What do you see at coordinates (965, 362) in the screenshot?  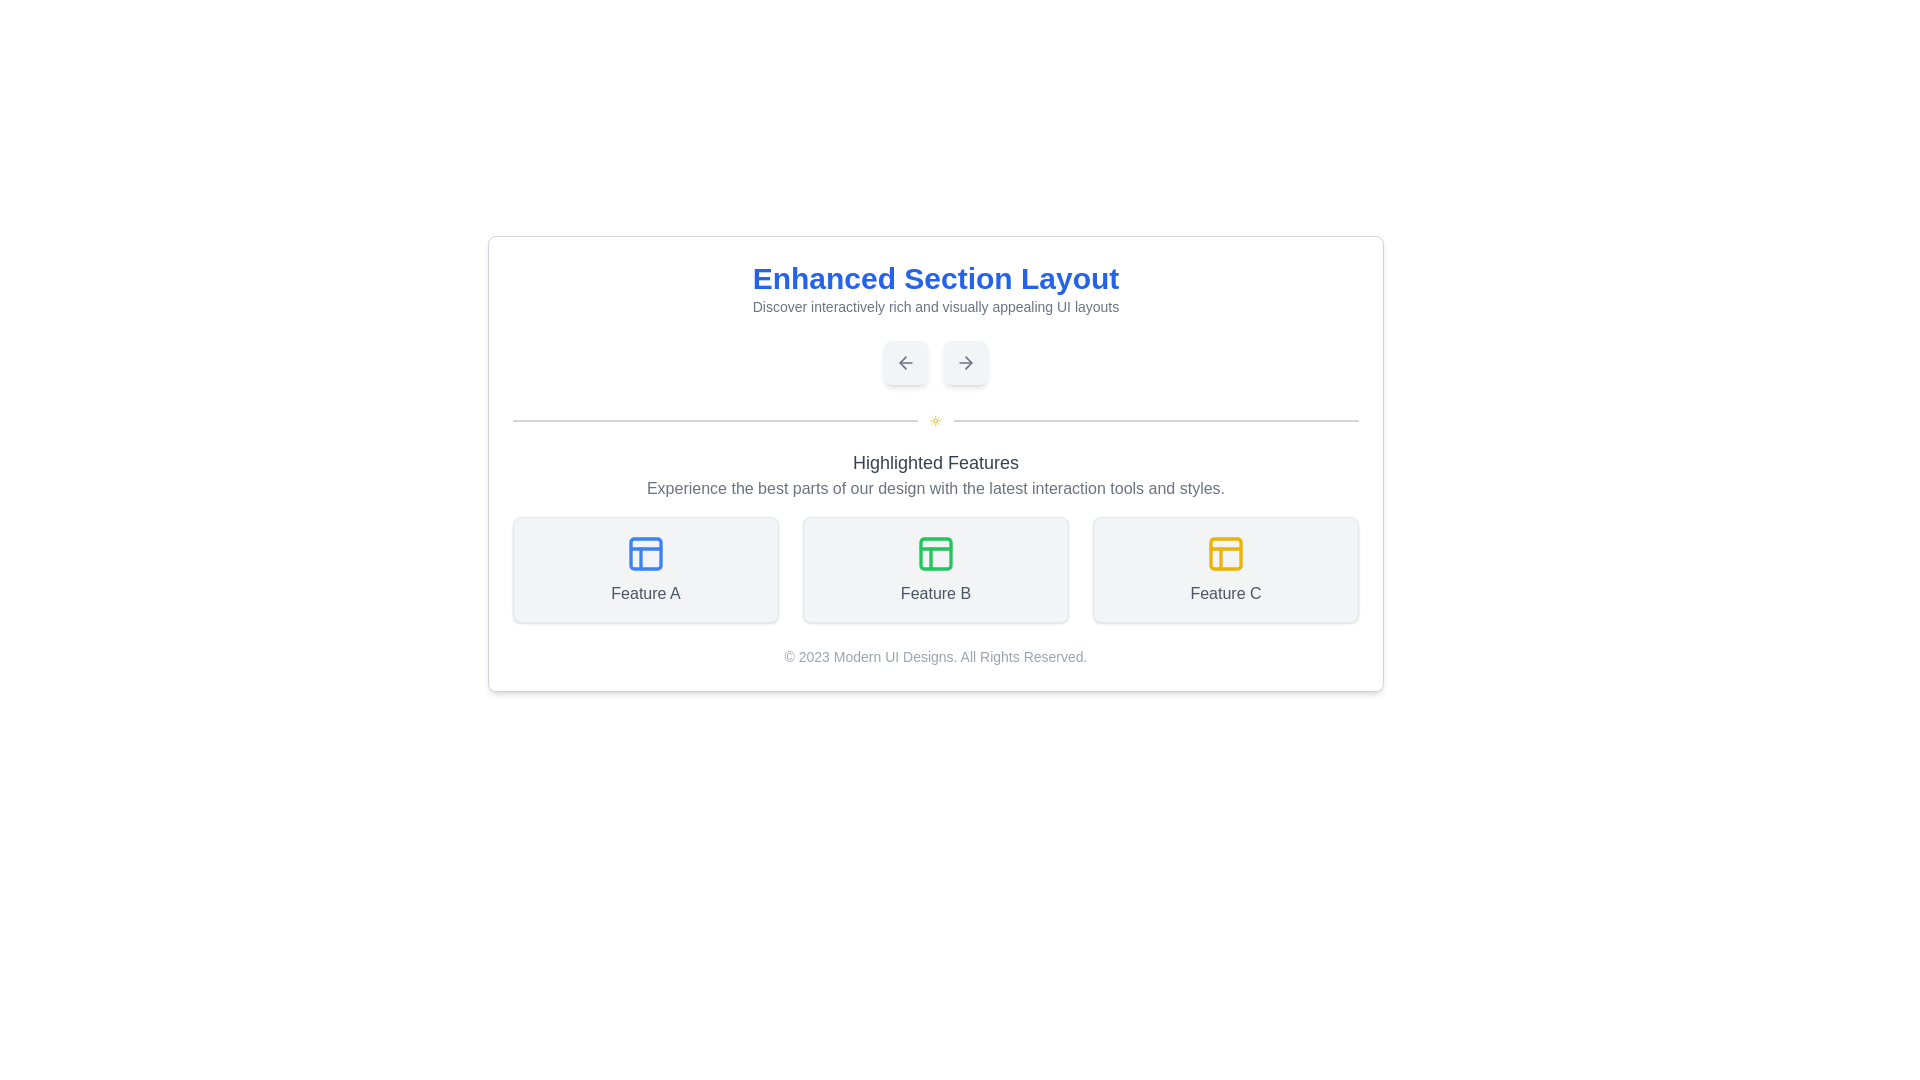 I see `the arrow icon button pointing to the right, which is styled with a gray line and round corners, to get focus` at bounding box center [965, 362].